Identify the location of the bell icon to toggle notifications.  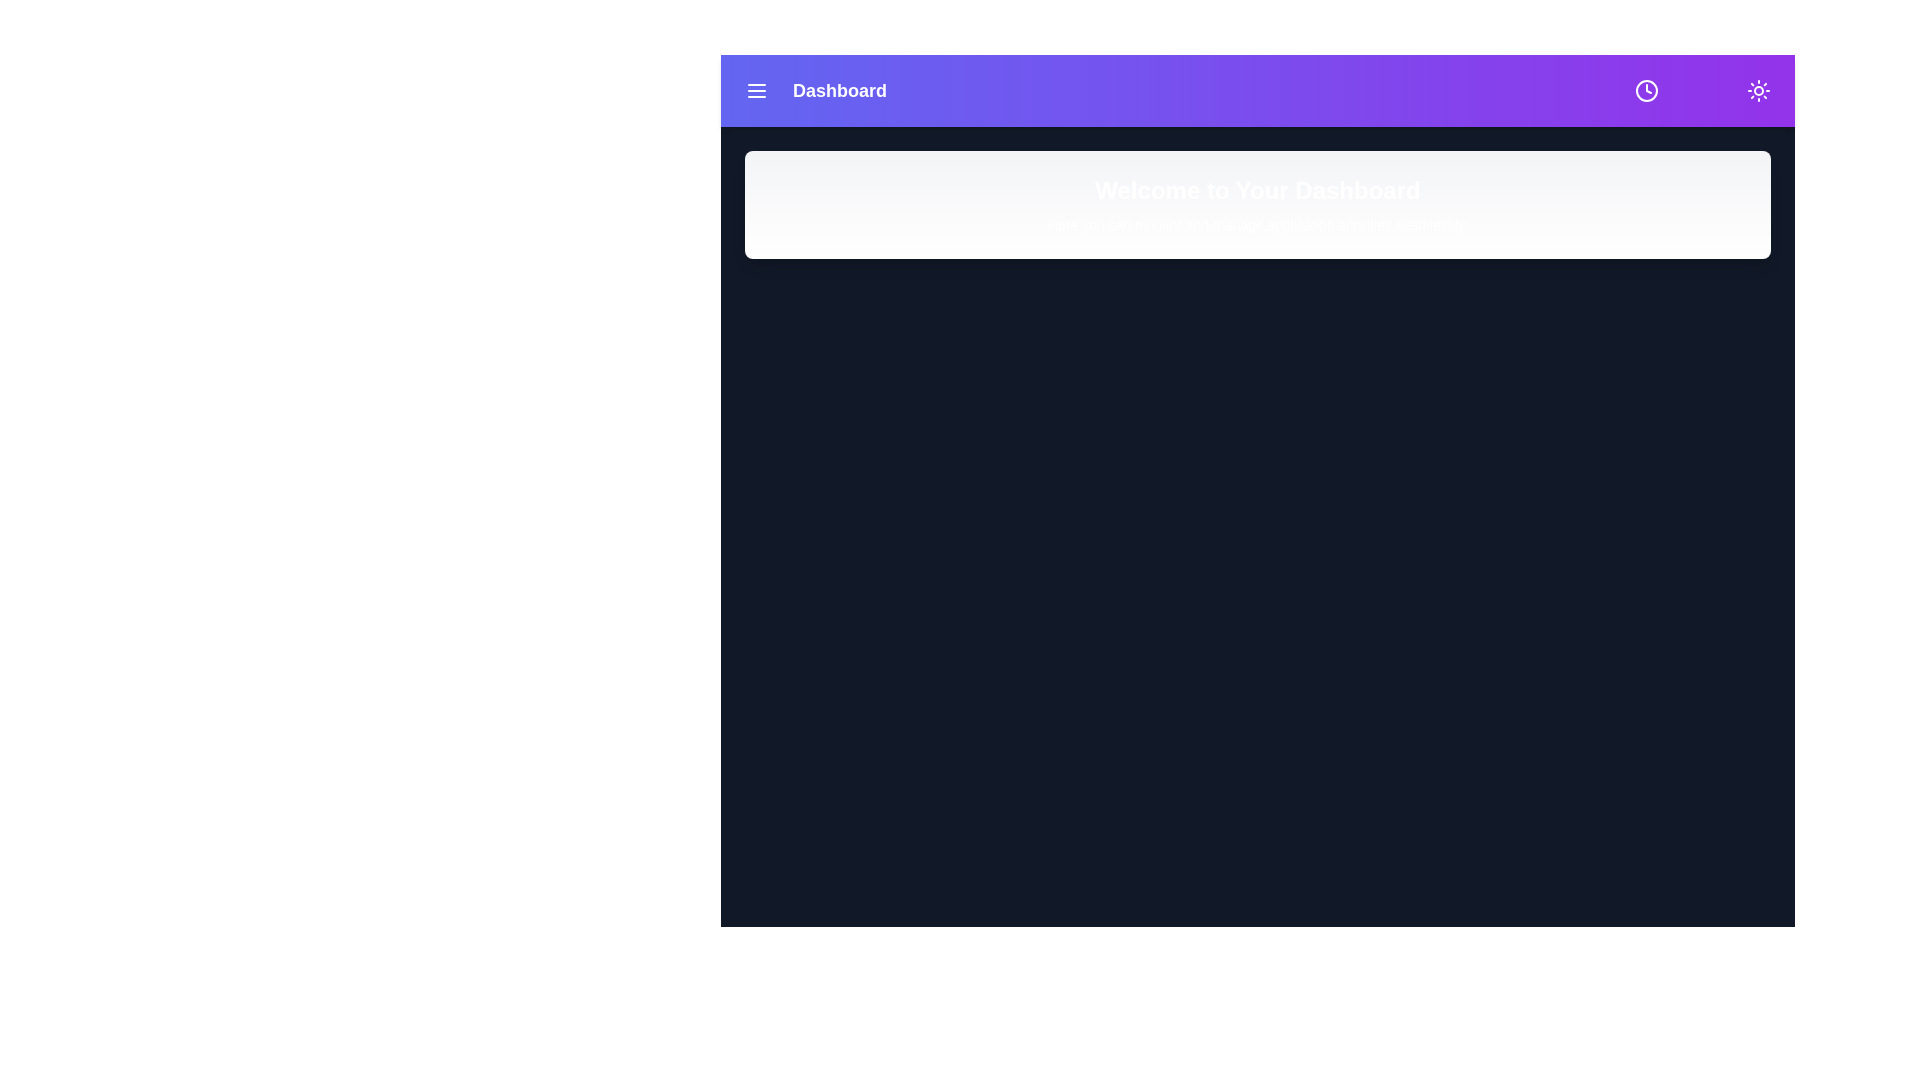
(1702, 91).